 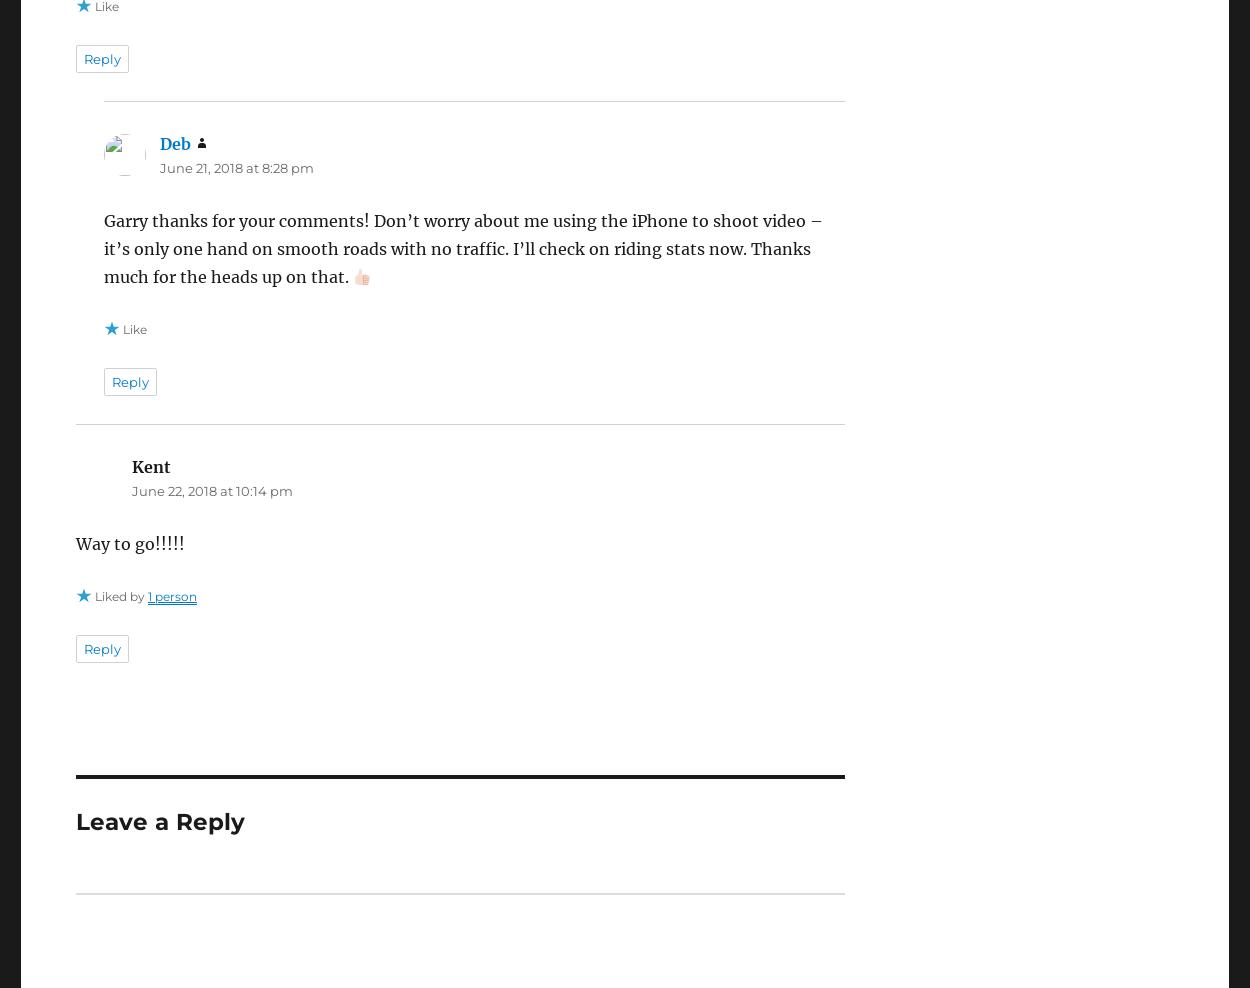 I want to click on 'Leave a Reply', so click(x=159, y=821).